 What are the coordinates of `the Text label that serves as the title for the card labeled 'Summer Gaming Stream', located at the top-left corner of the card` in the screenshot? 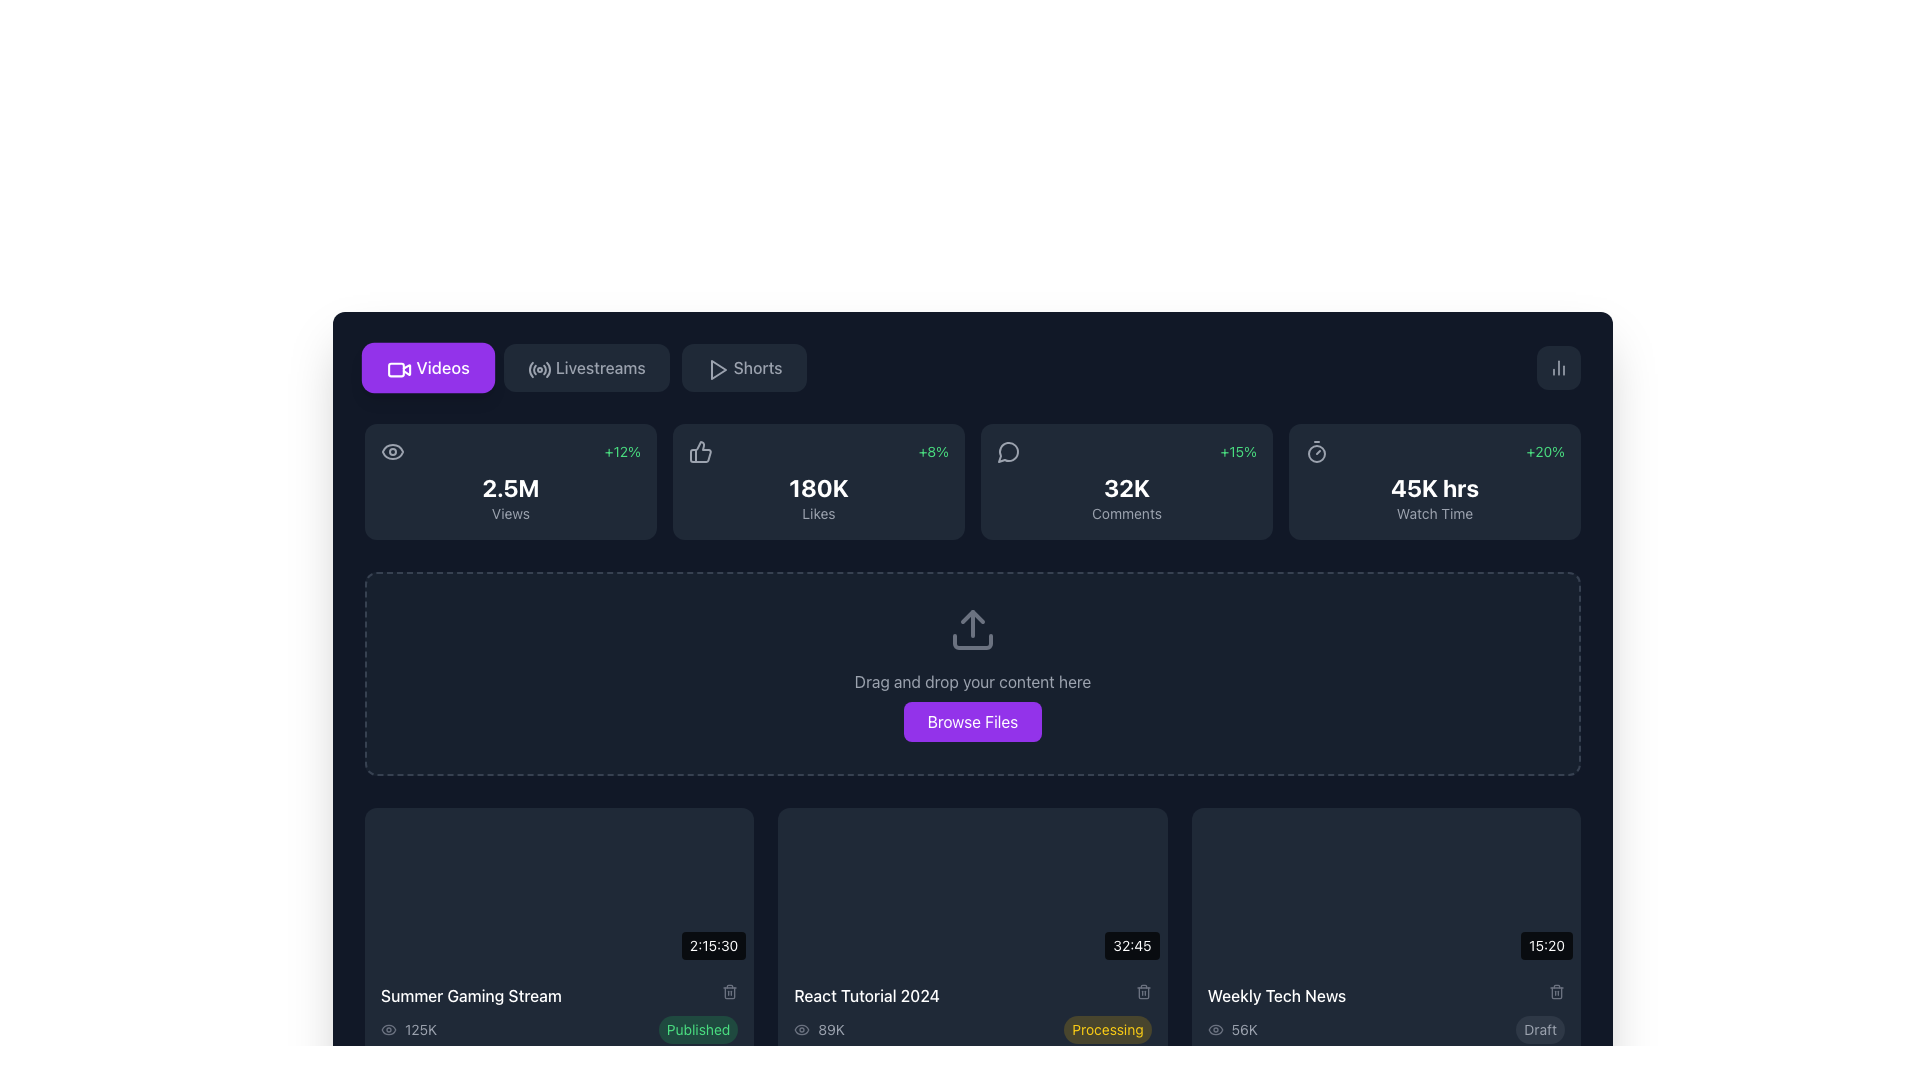 It's located at (559, 995).